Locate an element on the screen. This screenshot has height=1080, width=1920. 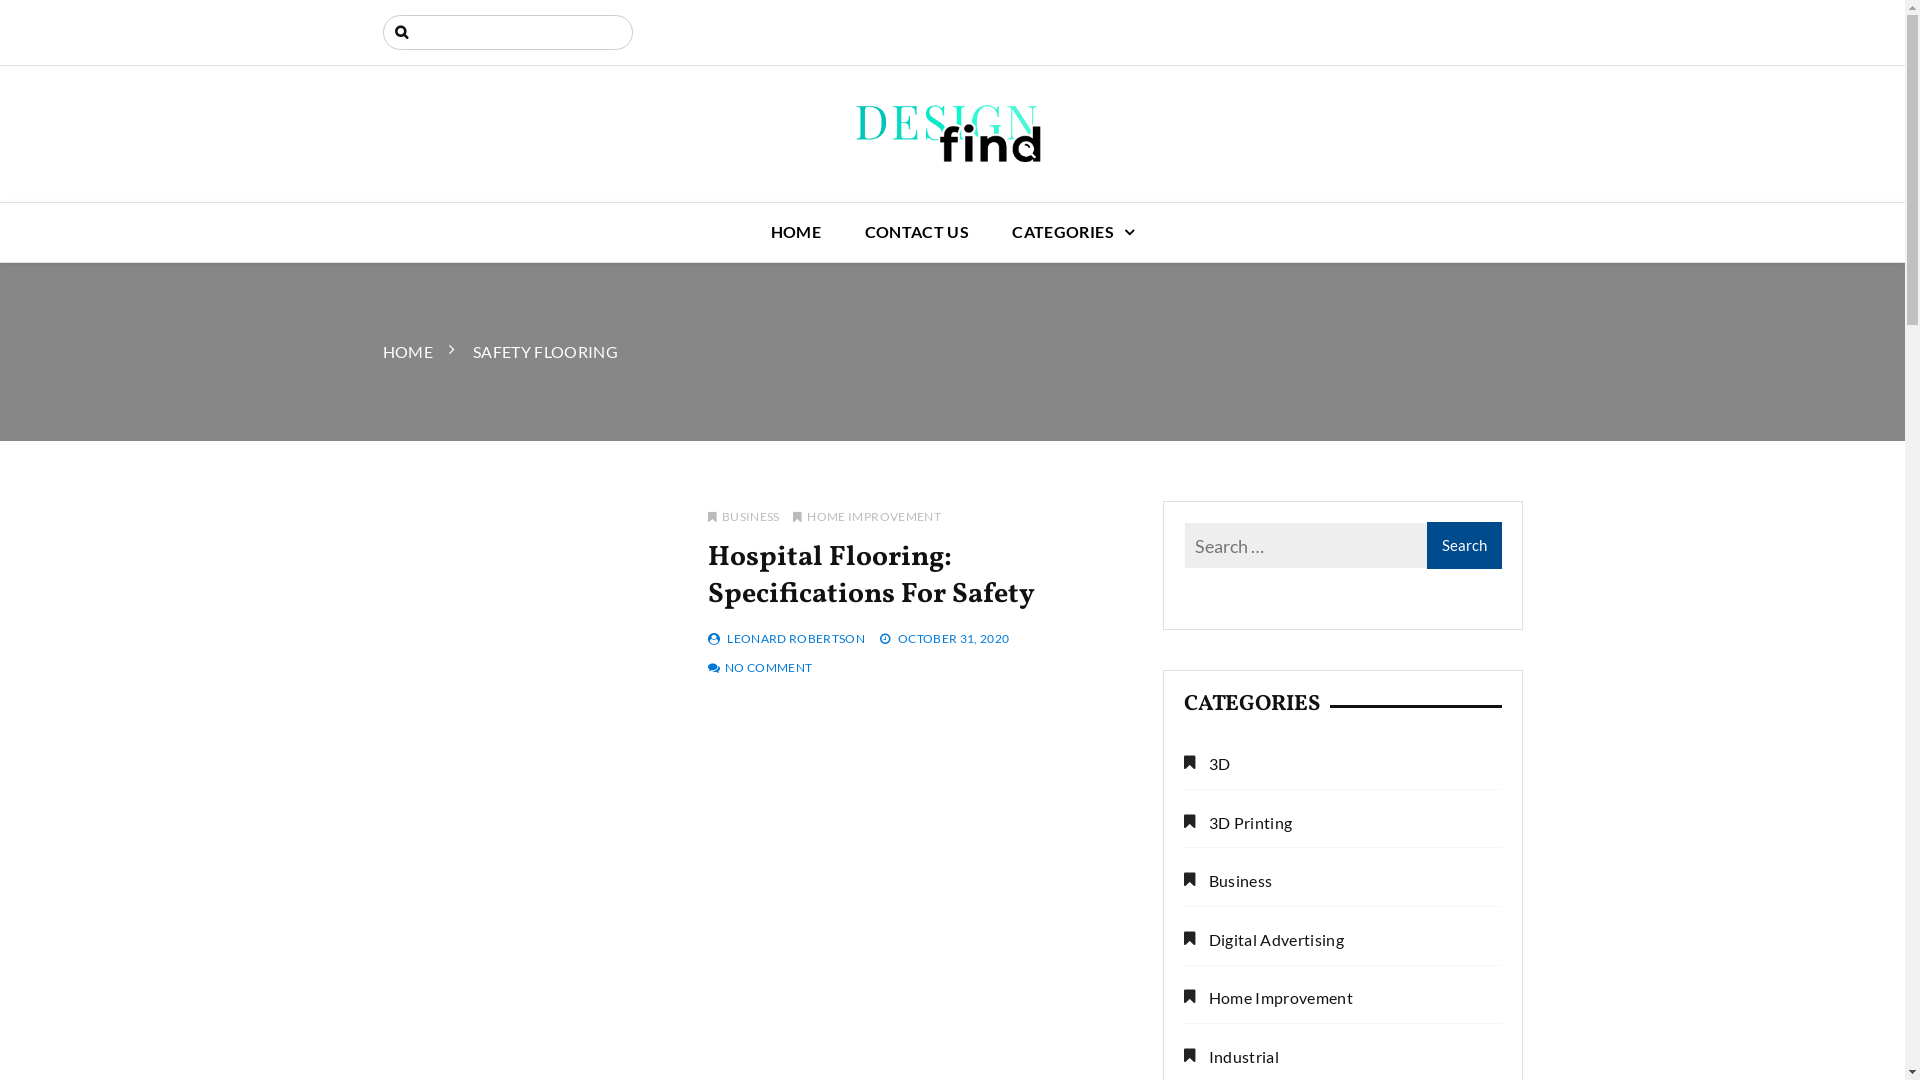
'HOME' is located at coordinates (749, 231).